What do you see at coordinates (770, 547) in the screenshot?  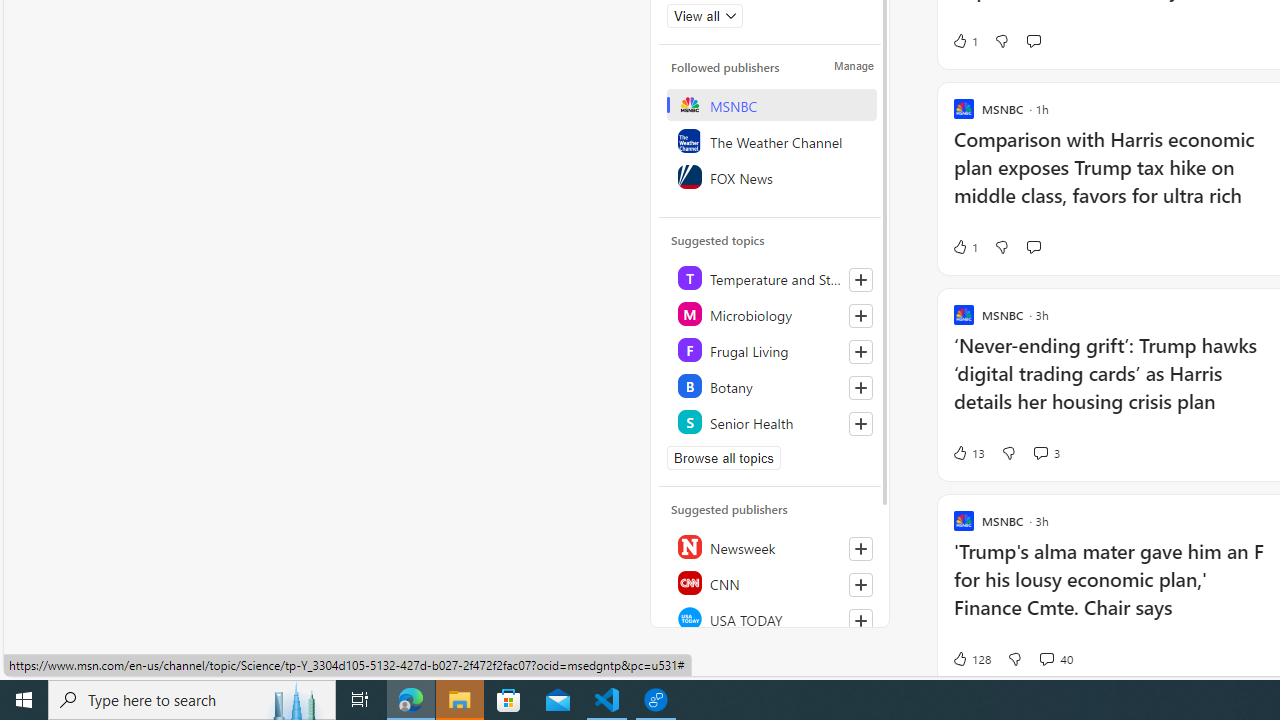 I see `'Newsweek'` at bounding box center [770, 547].